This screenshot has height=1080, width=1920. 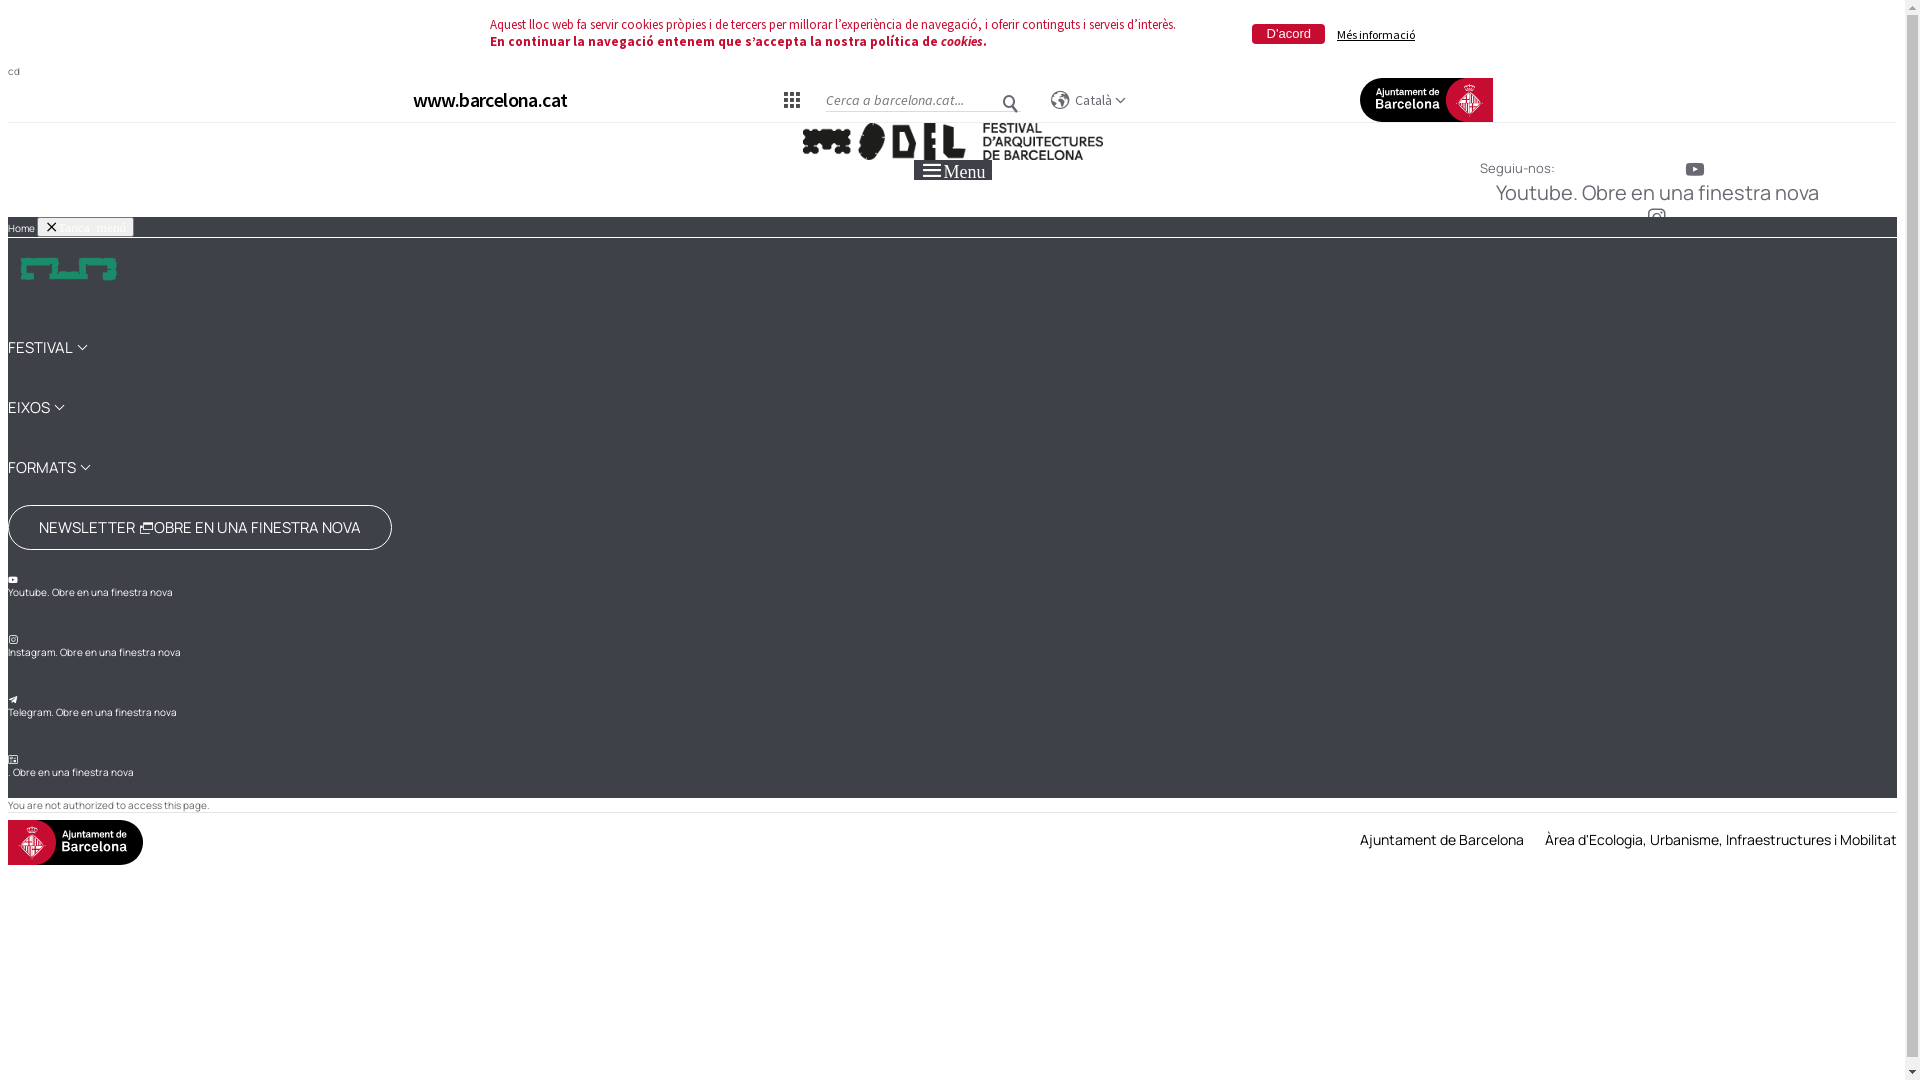 What do you see at coordinates (93, 647) in the screenshot?
I see `'Instagram. Obre en una finestra nova'` at bounding box center [93, 647].